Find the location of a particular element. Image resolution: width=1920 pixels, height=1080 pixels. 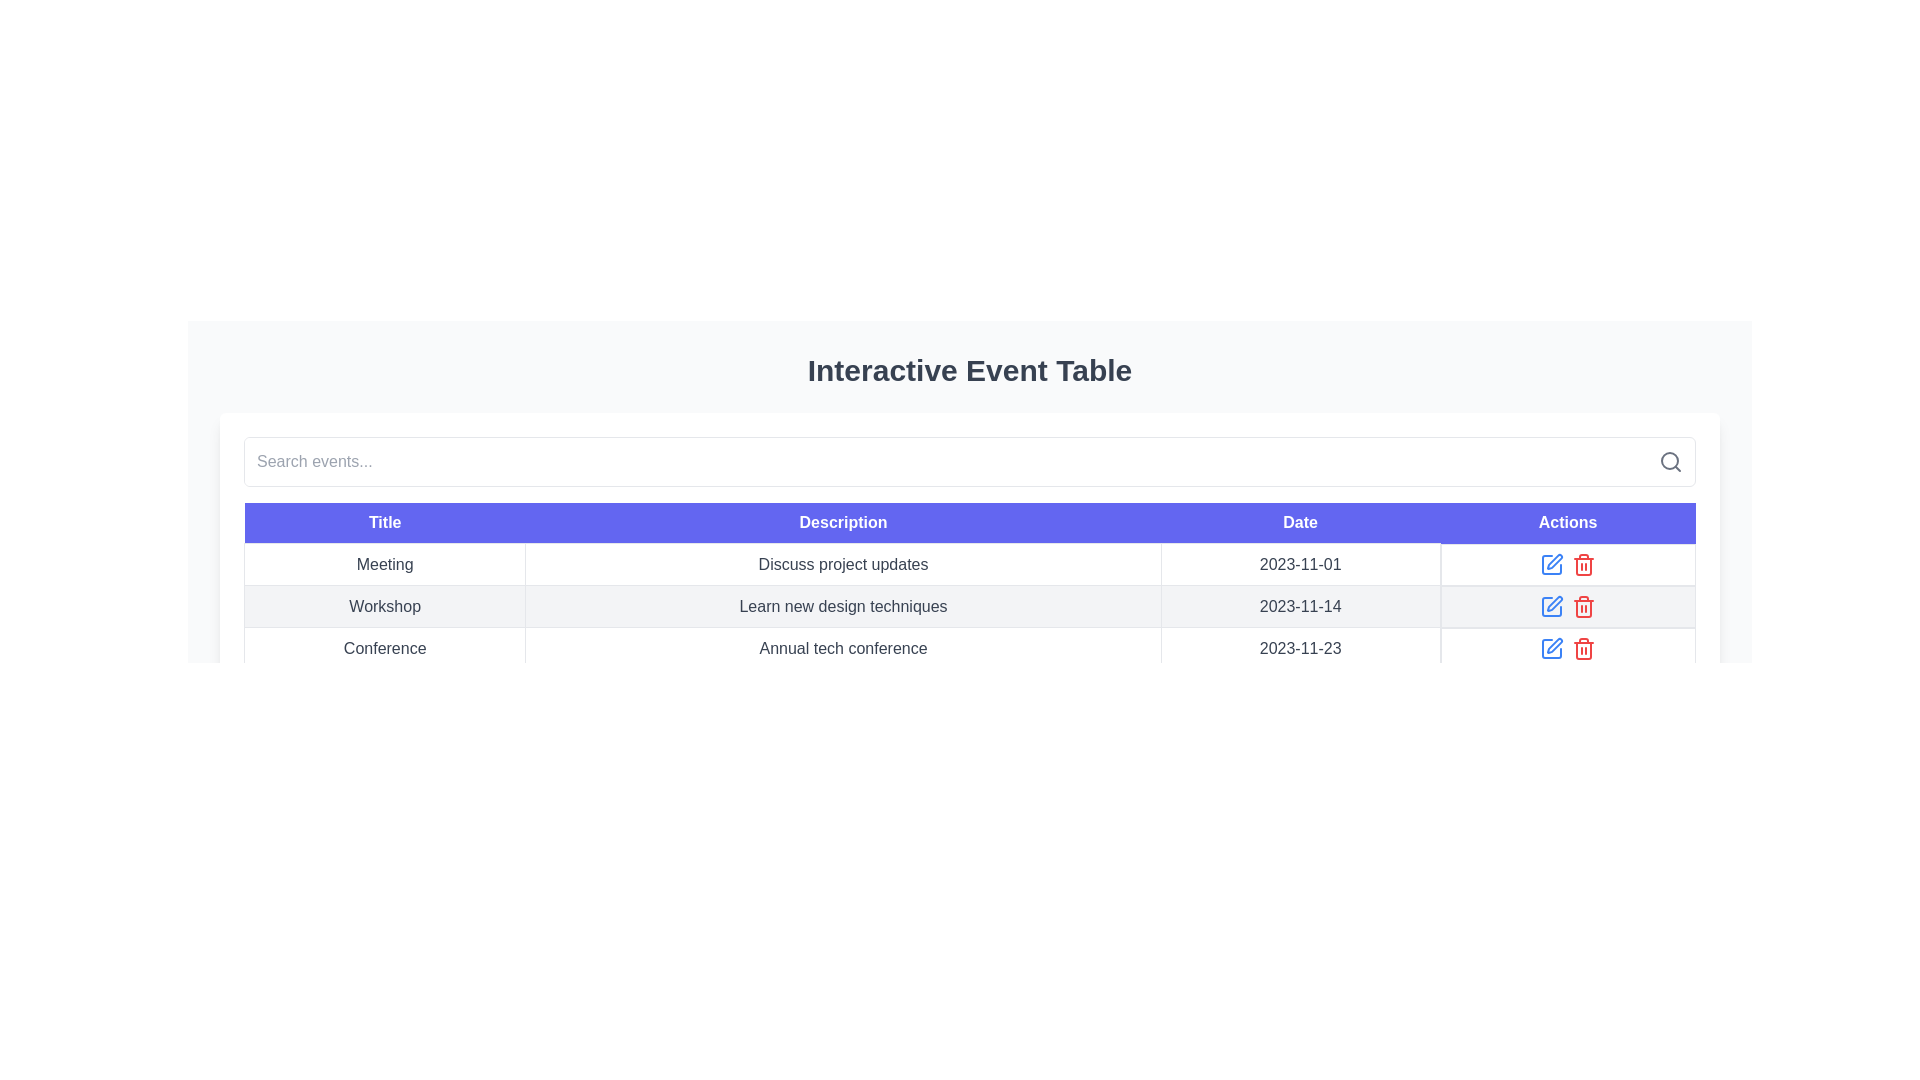

the delete button located is located at coordinates (1583, 564).